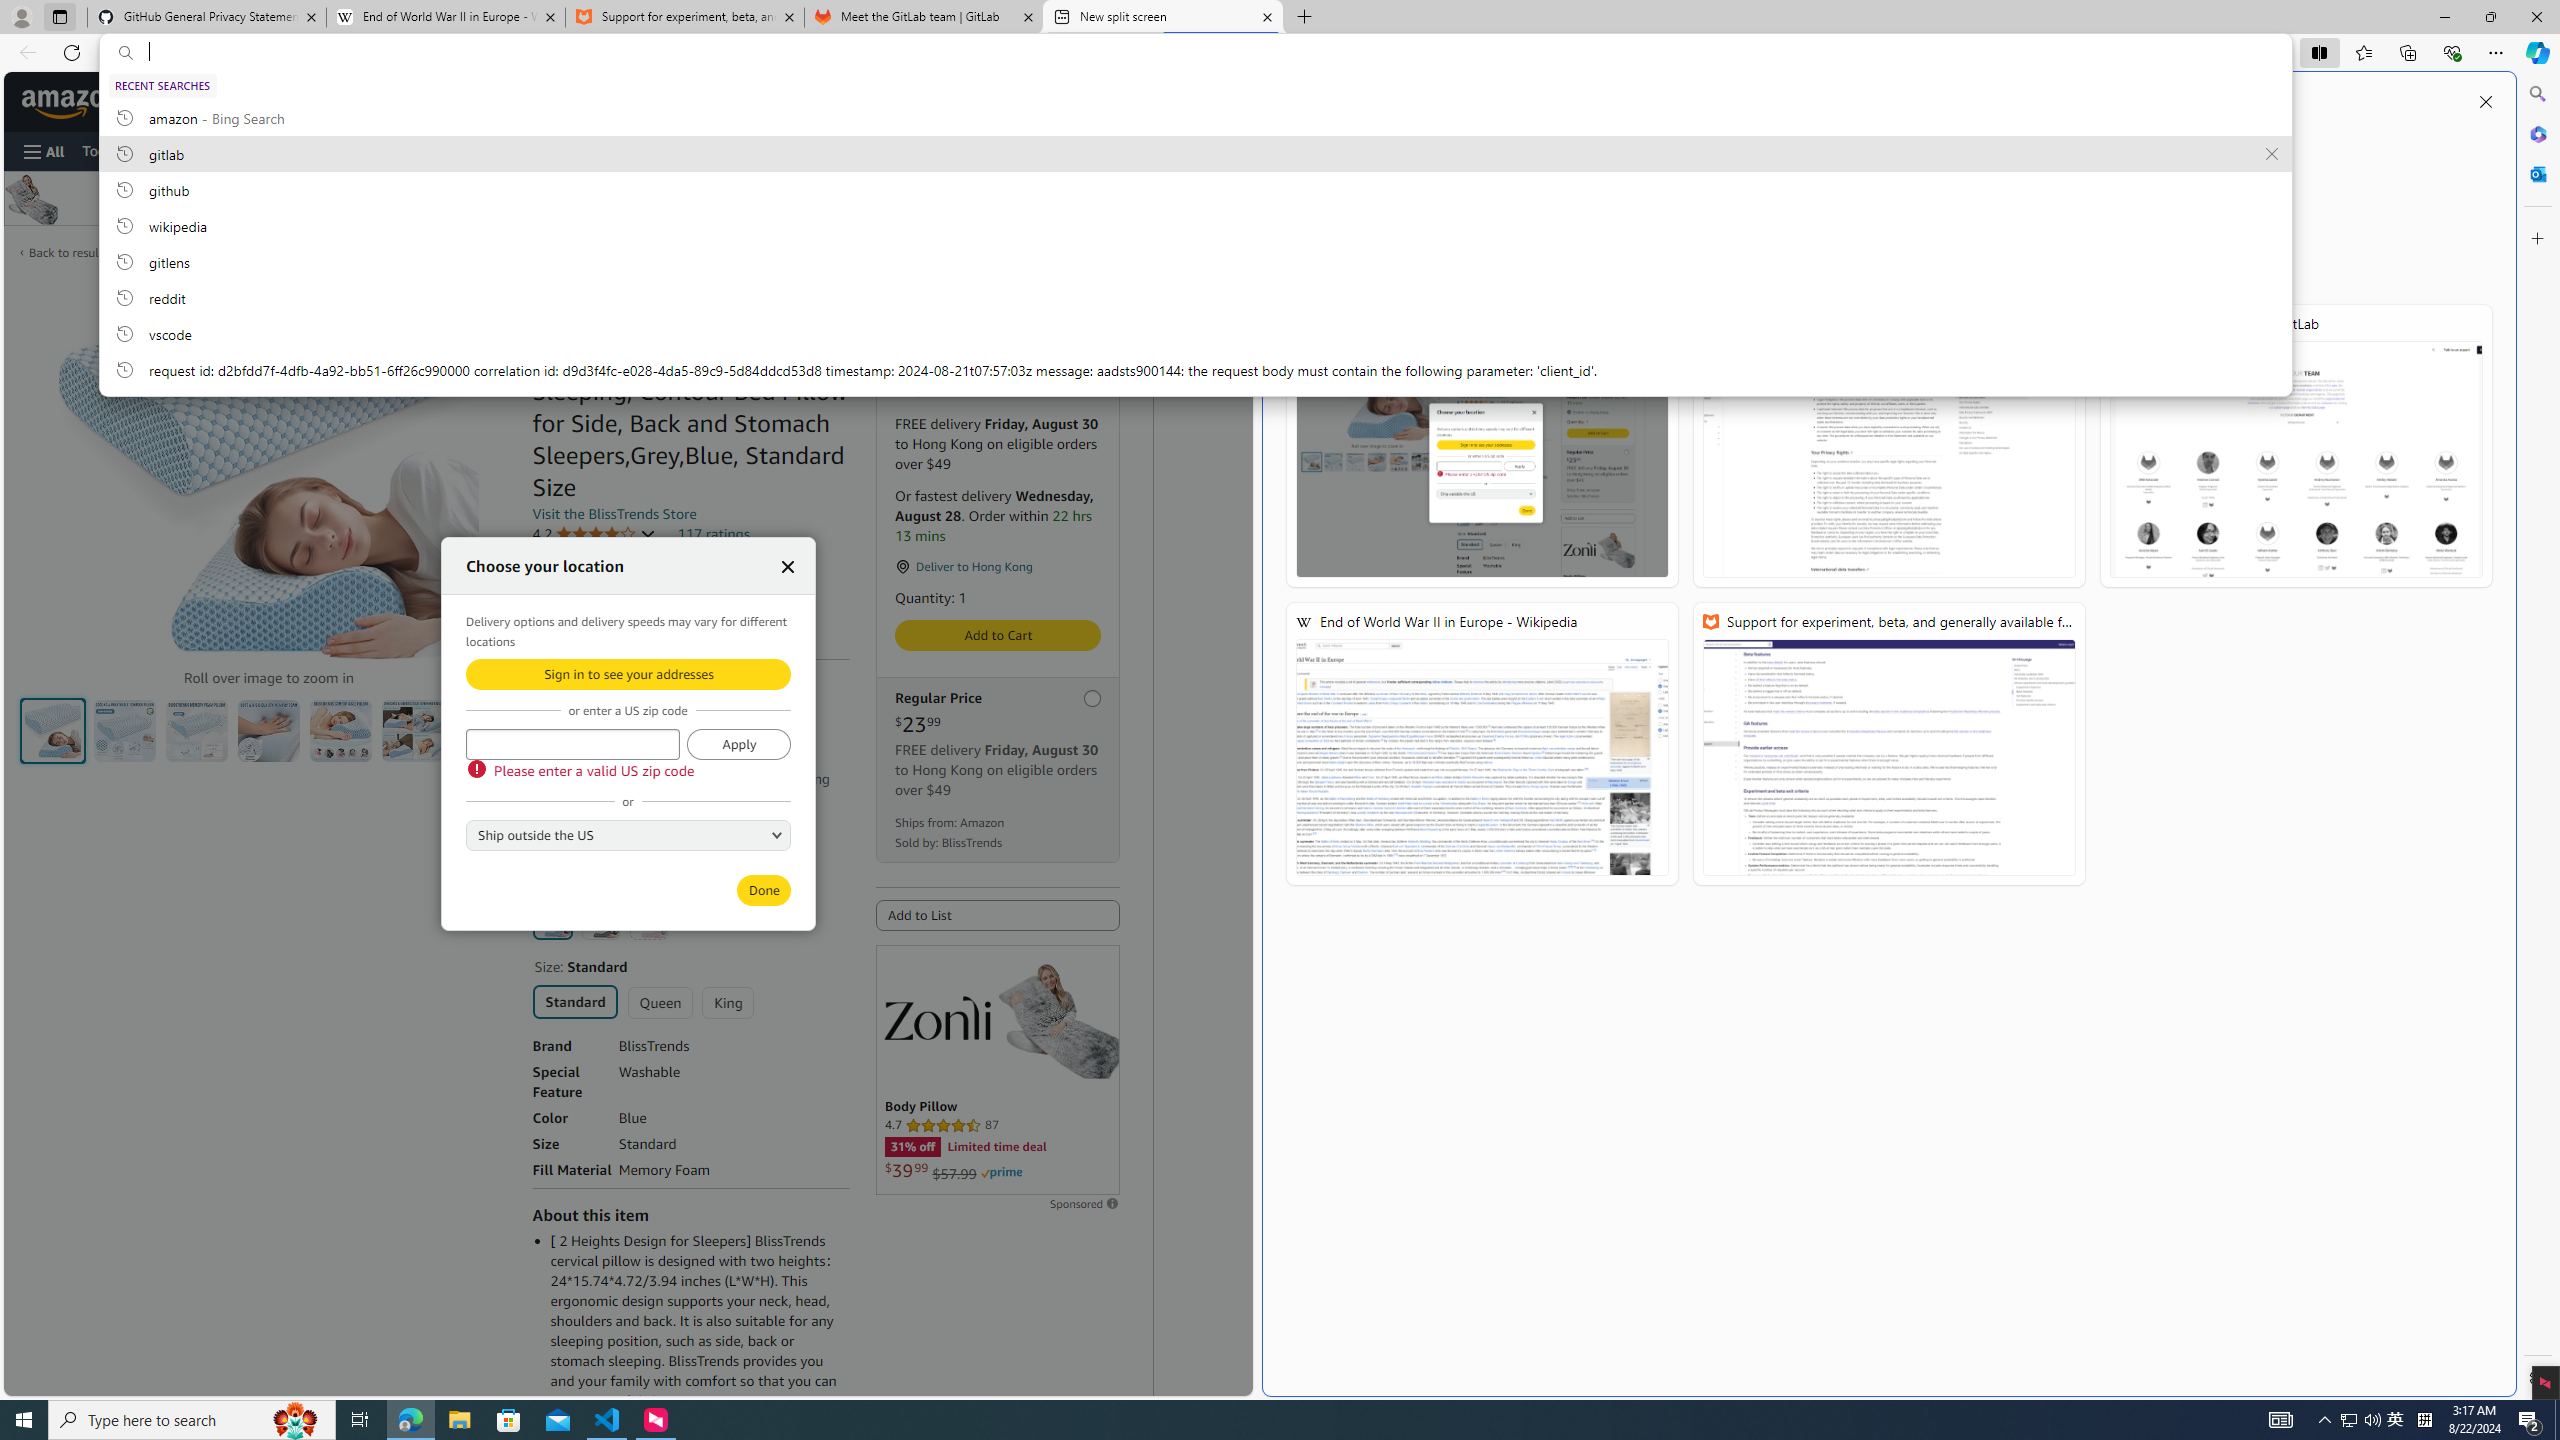 This screenshot has height=1440, width=2560. What do you see at coordinates (763, 889) in the screenshot?
I see `'Done'` at bounding box center [763, 889].